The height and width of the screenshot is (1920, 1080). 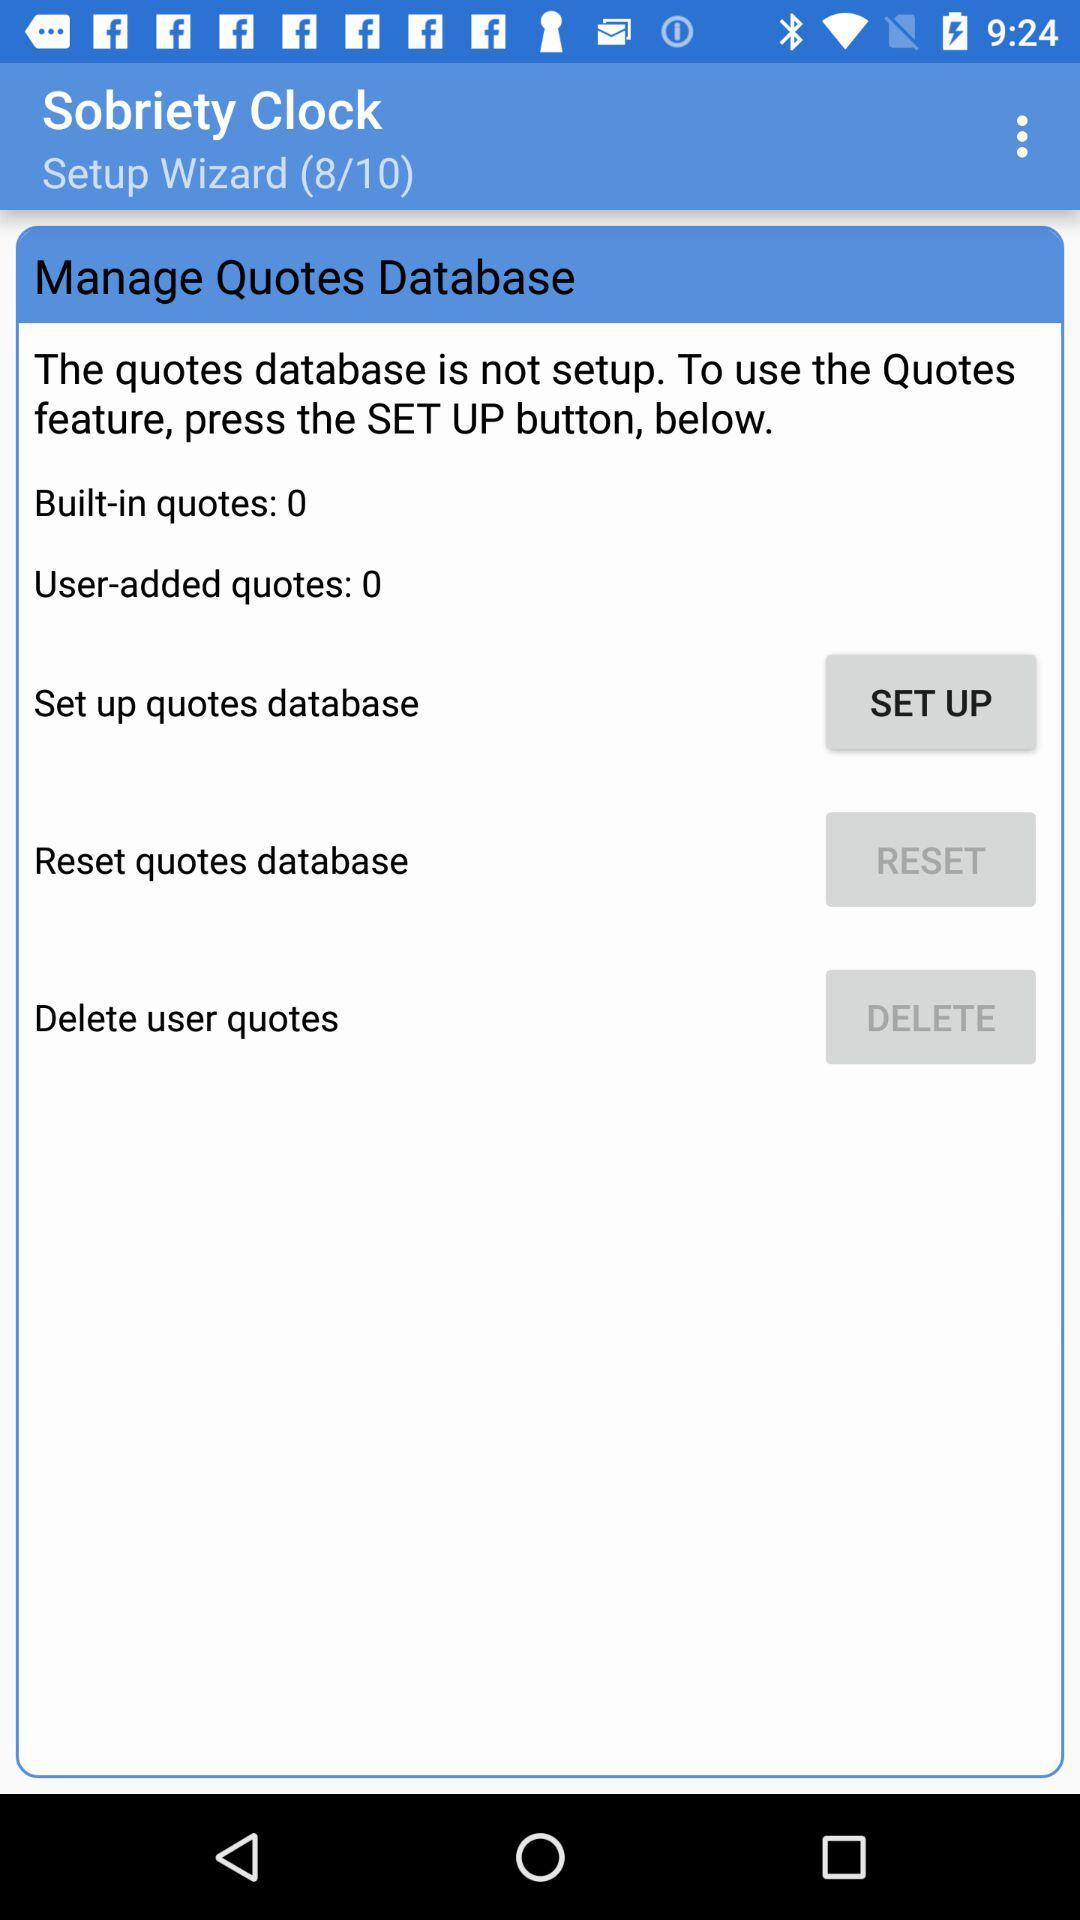 What do you see at coordinates (1027, 135) in the screenshot?
I see `item at the top right corner` at bounding box center [1027, 135].